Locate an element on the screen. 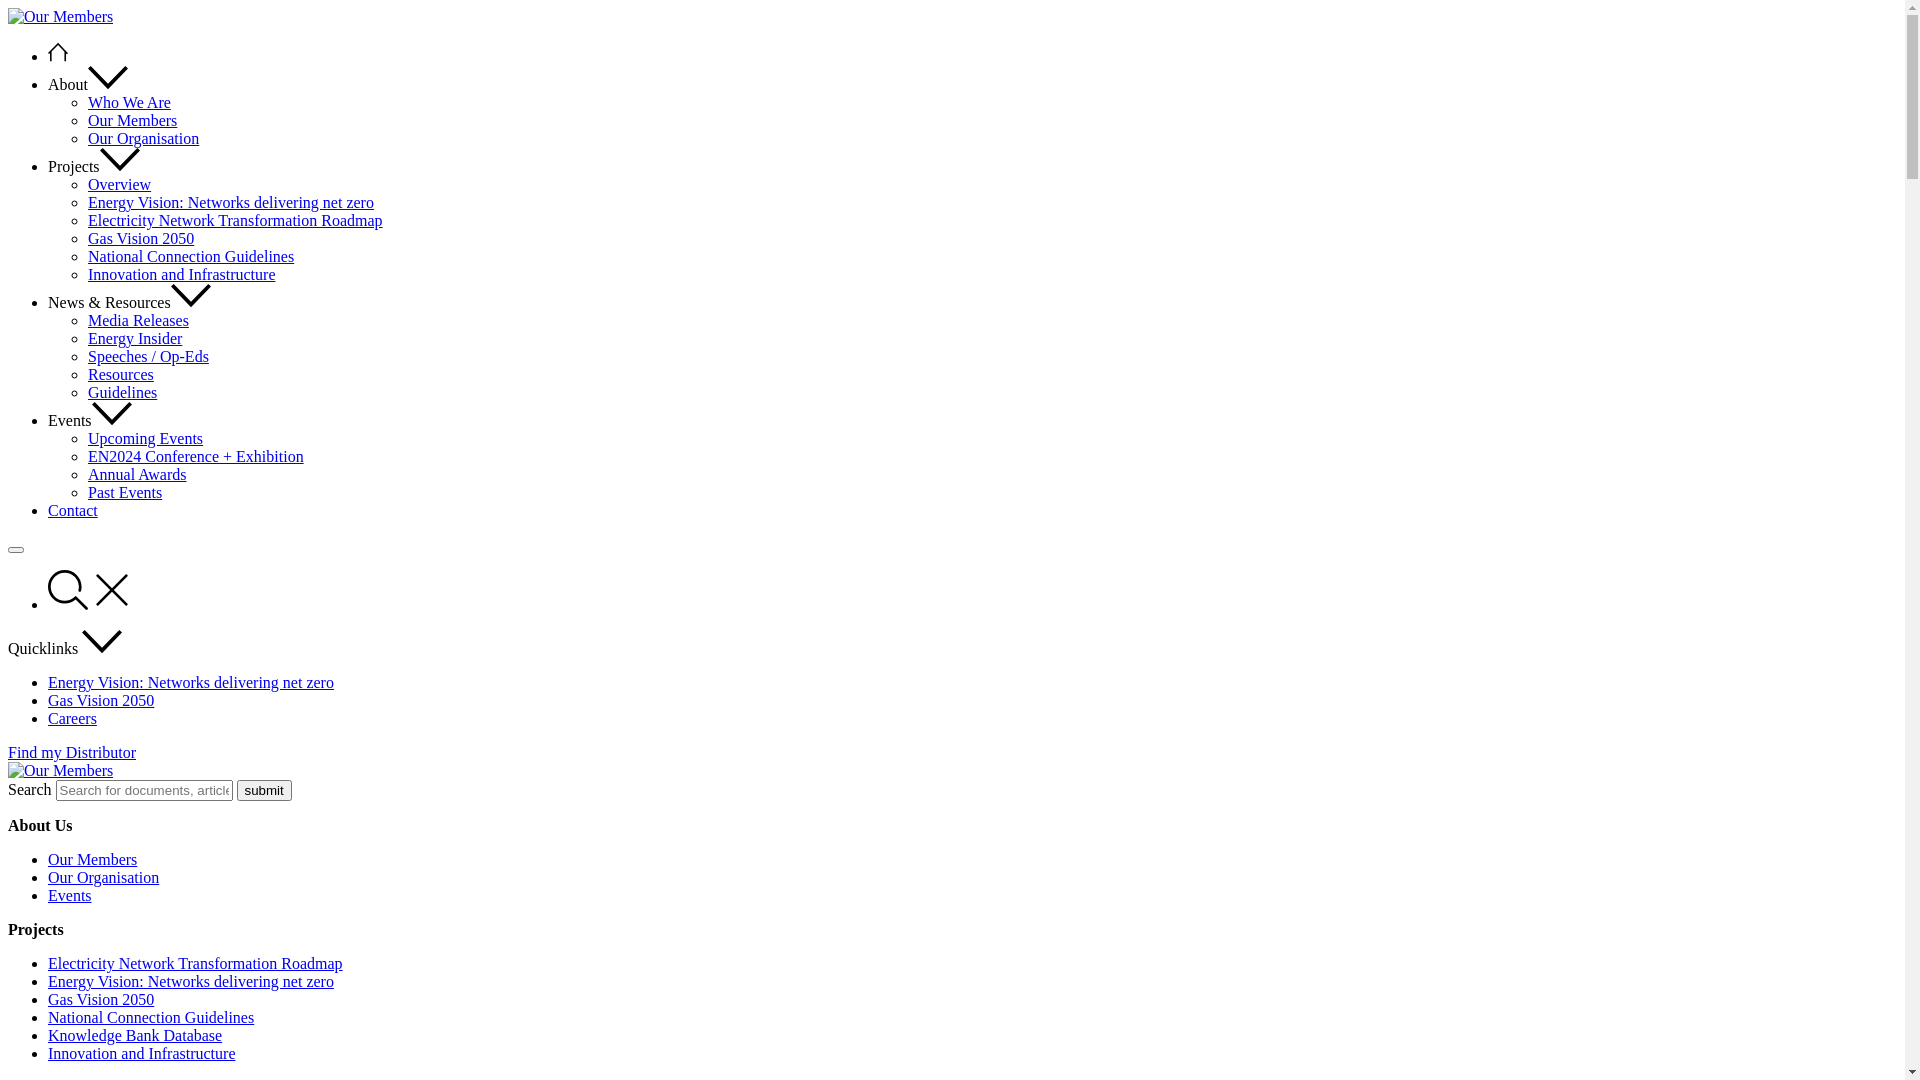 The height and width of the screenshot is (1080, 1920). 'Upcoming Events' is located at coordinates (144, 437).